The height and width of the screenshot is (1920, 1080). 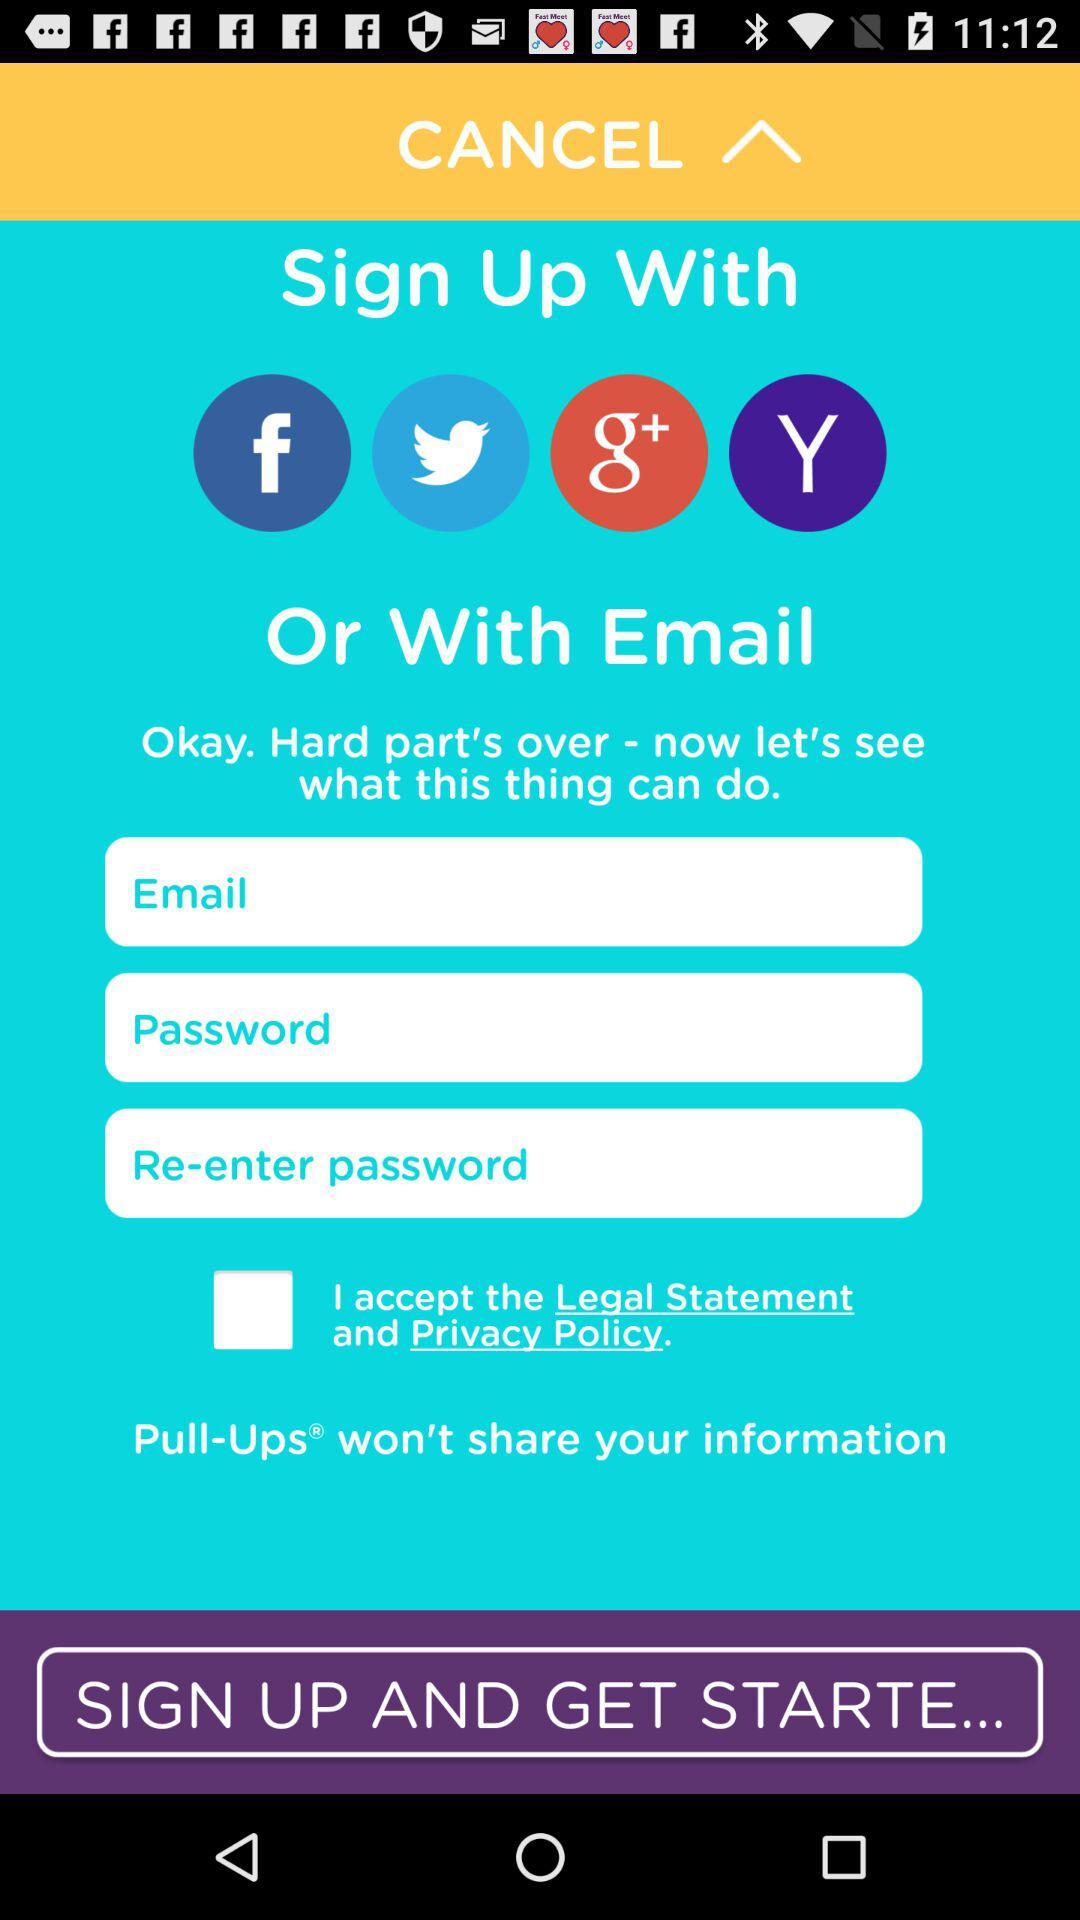 What do you see at coordinates (450, 451) in the screenshot?
I see `login with twitter` at bounding box center [450, 451].